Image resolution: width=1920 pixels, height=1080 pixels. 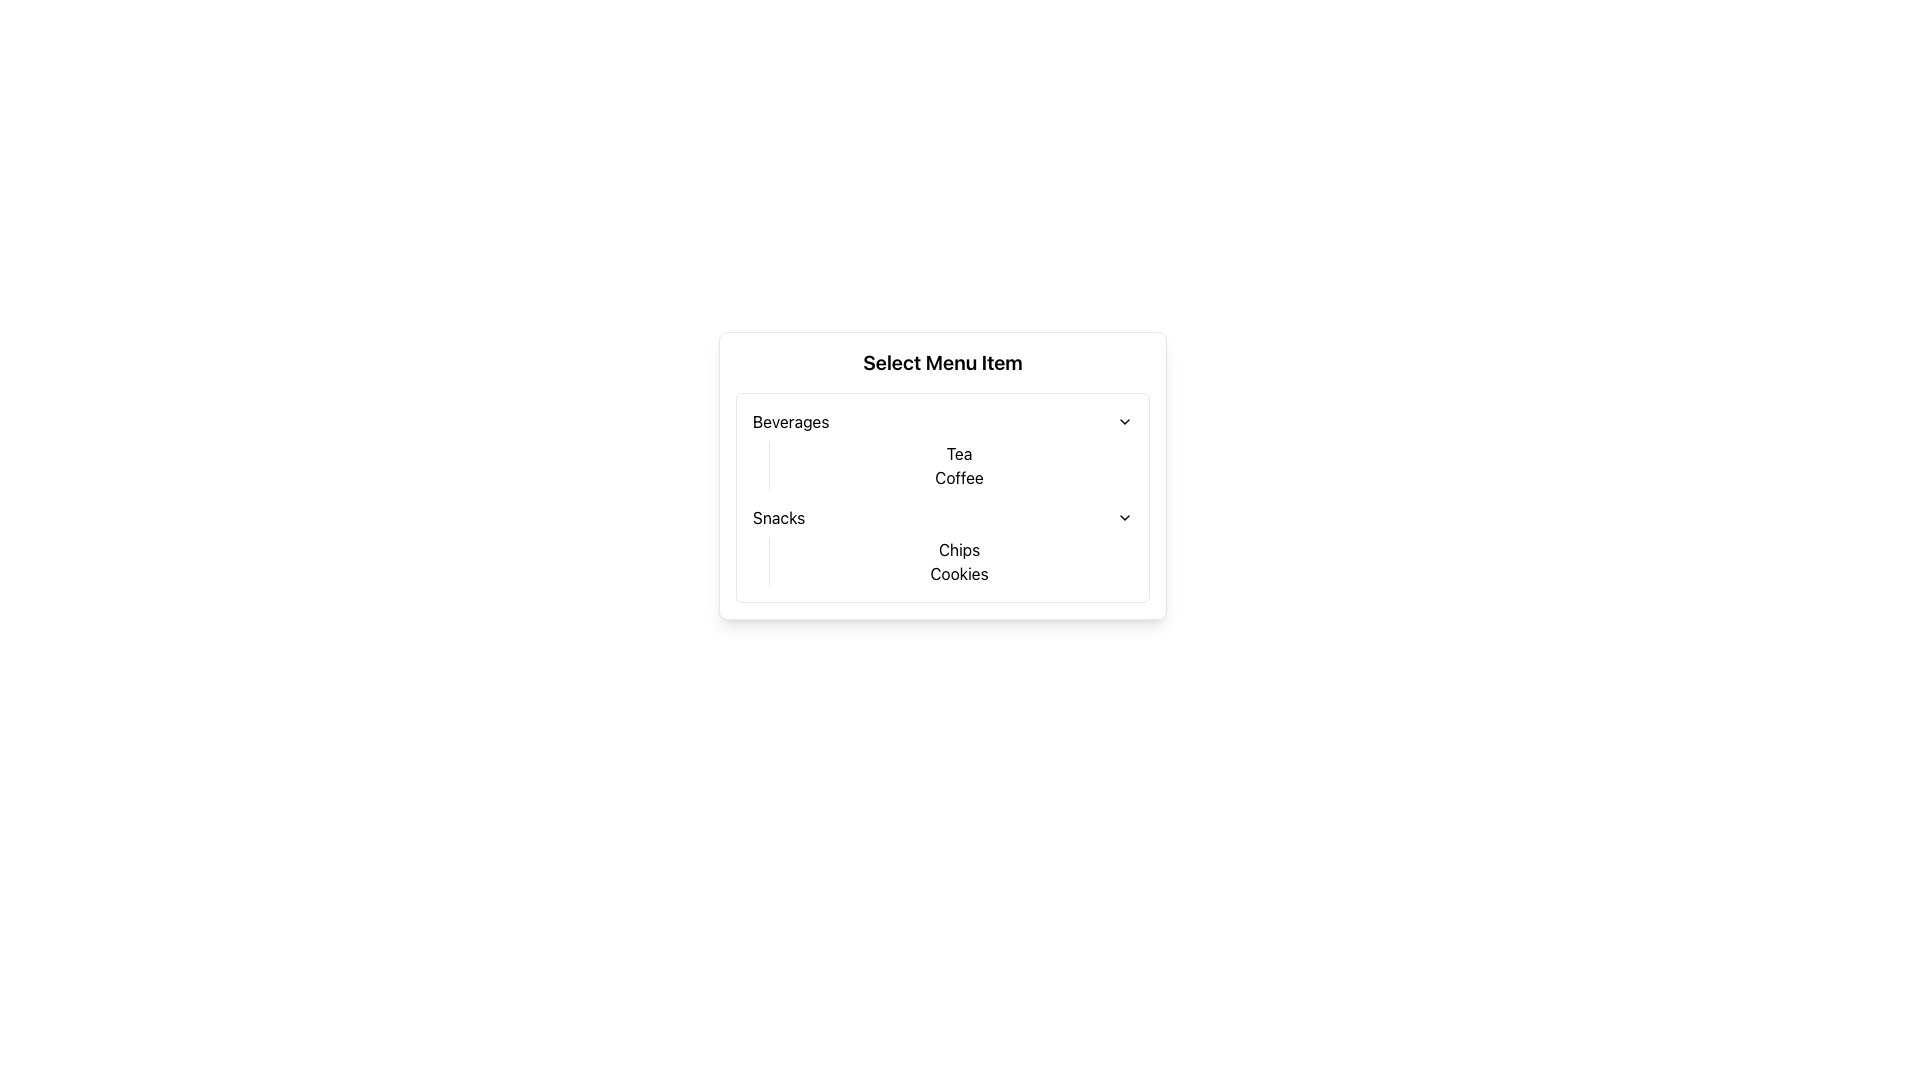 I want to click on the downward-pointing chevron icon located near the right edge of the 'Beverages' row, so click(x=1124, y=420).